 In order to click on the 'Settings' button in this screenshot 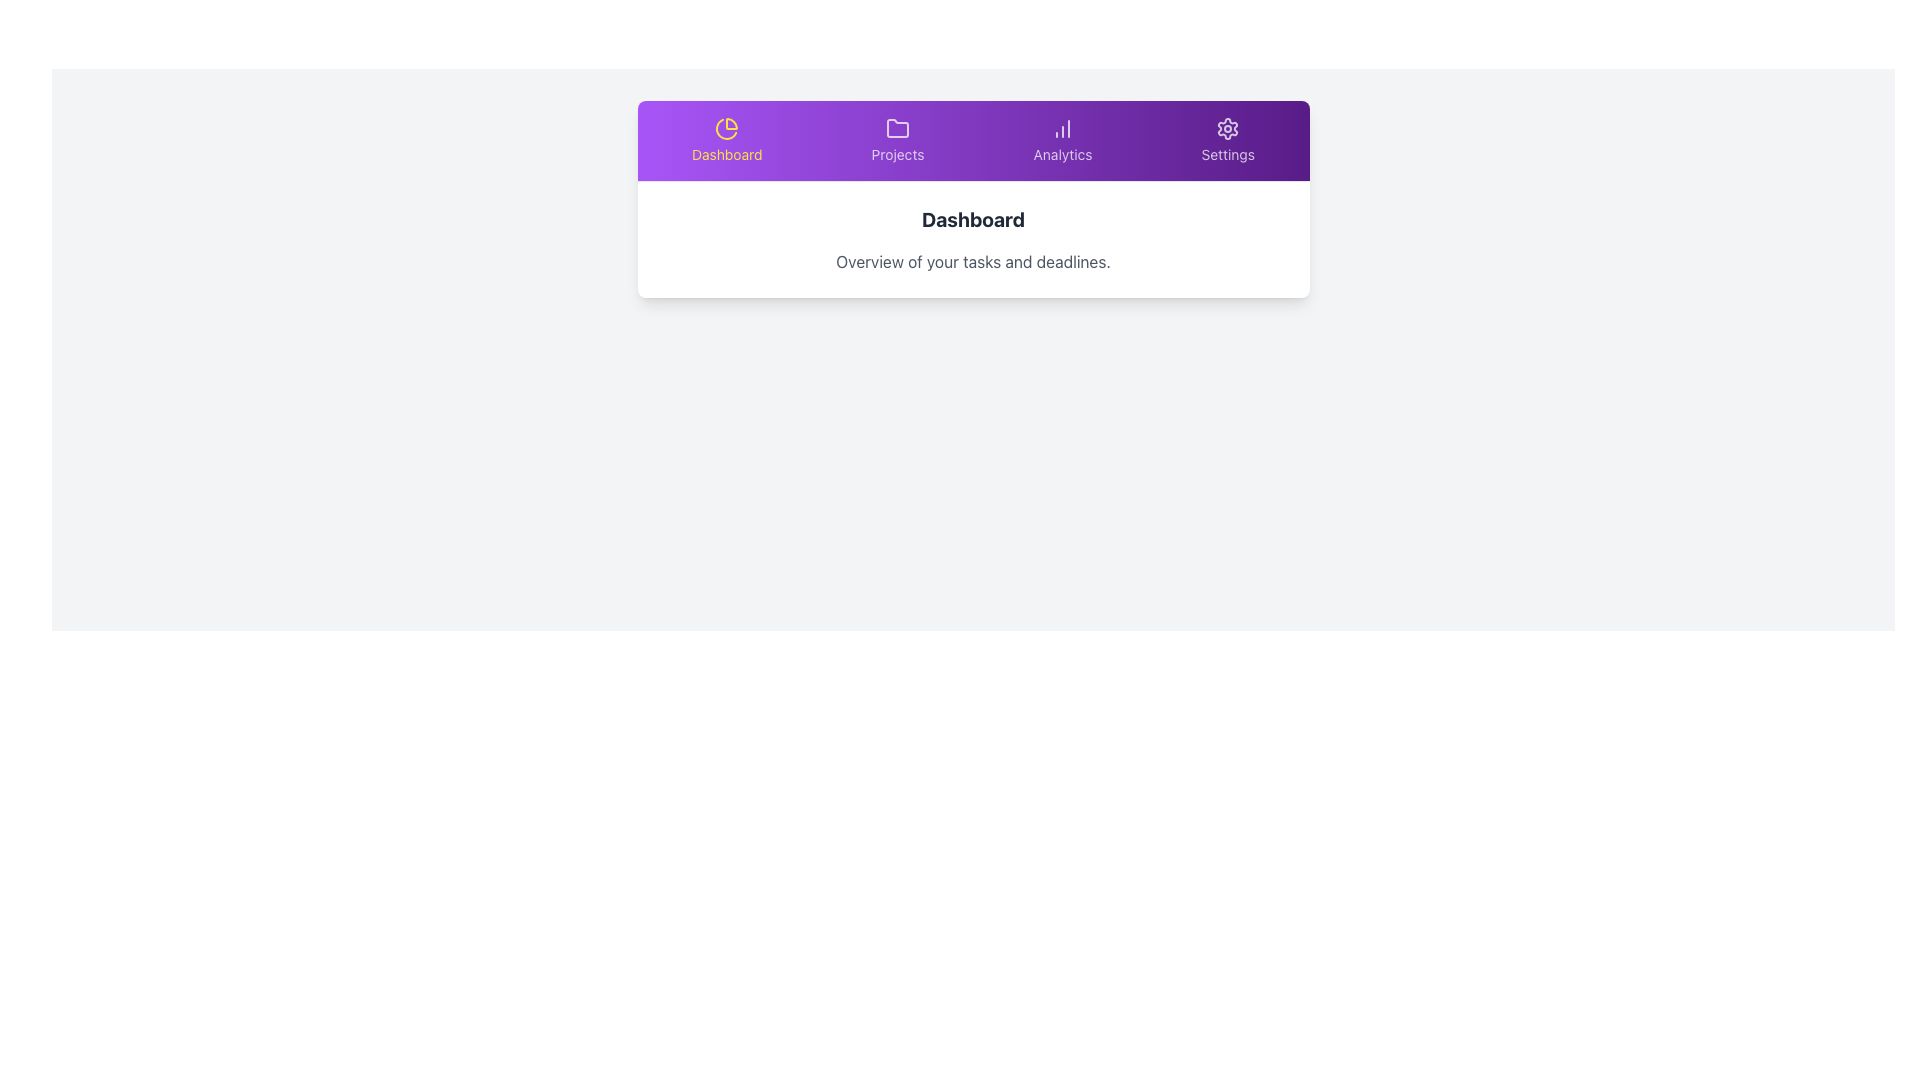, I will do `click(1227, 140)`.